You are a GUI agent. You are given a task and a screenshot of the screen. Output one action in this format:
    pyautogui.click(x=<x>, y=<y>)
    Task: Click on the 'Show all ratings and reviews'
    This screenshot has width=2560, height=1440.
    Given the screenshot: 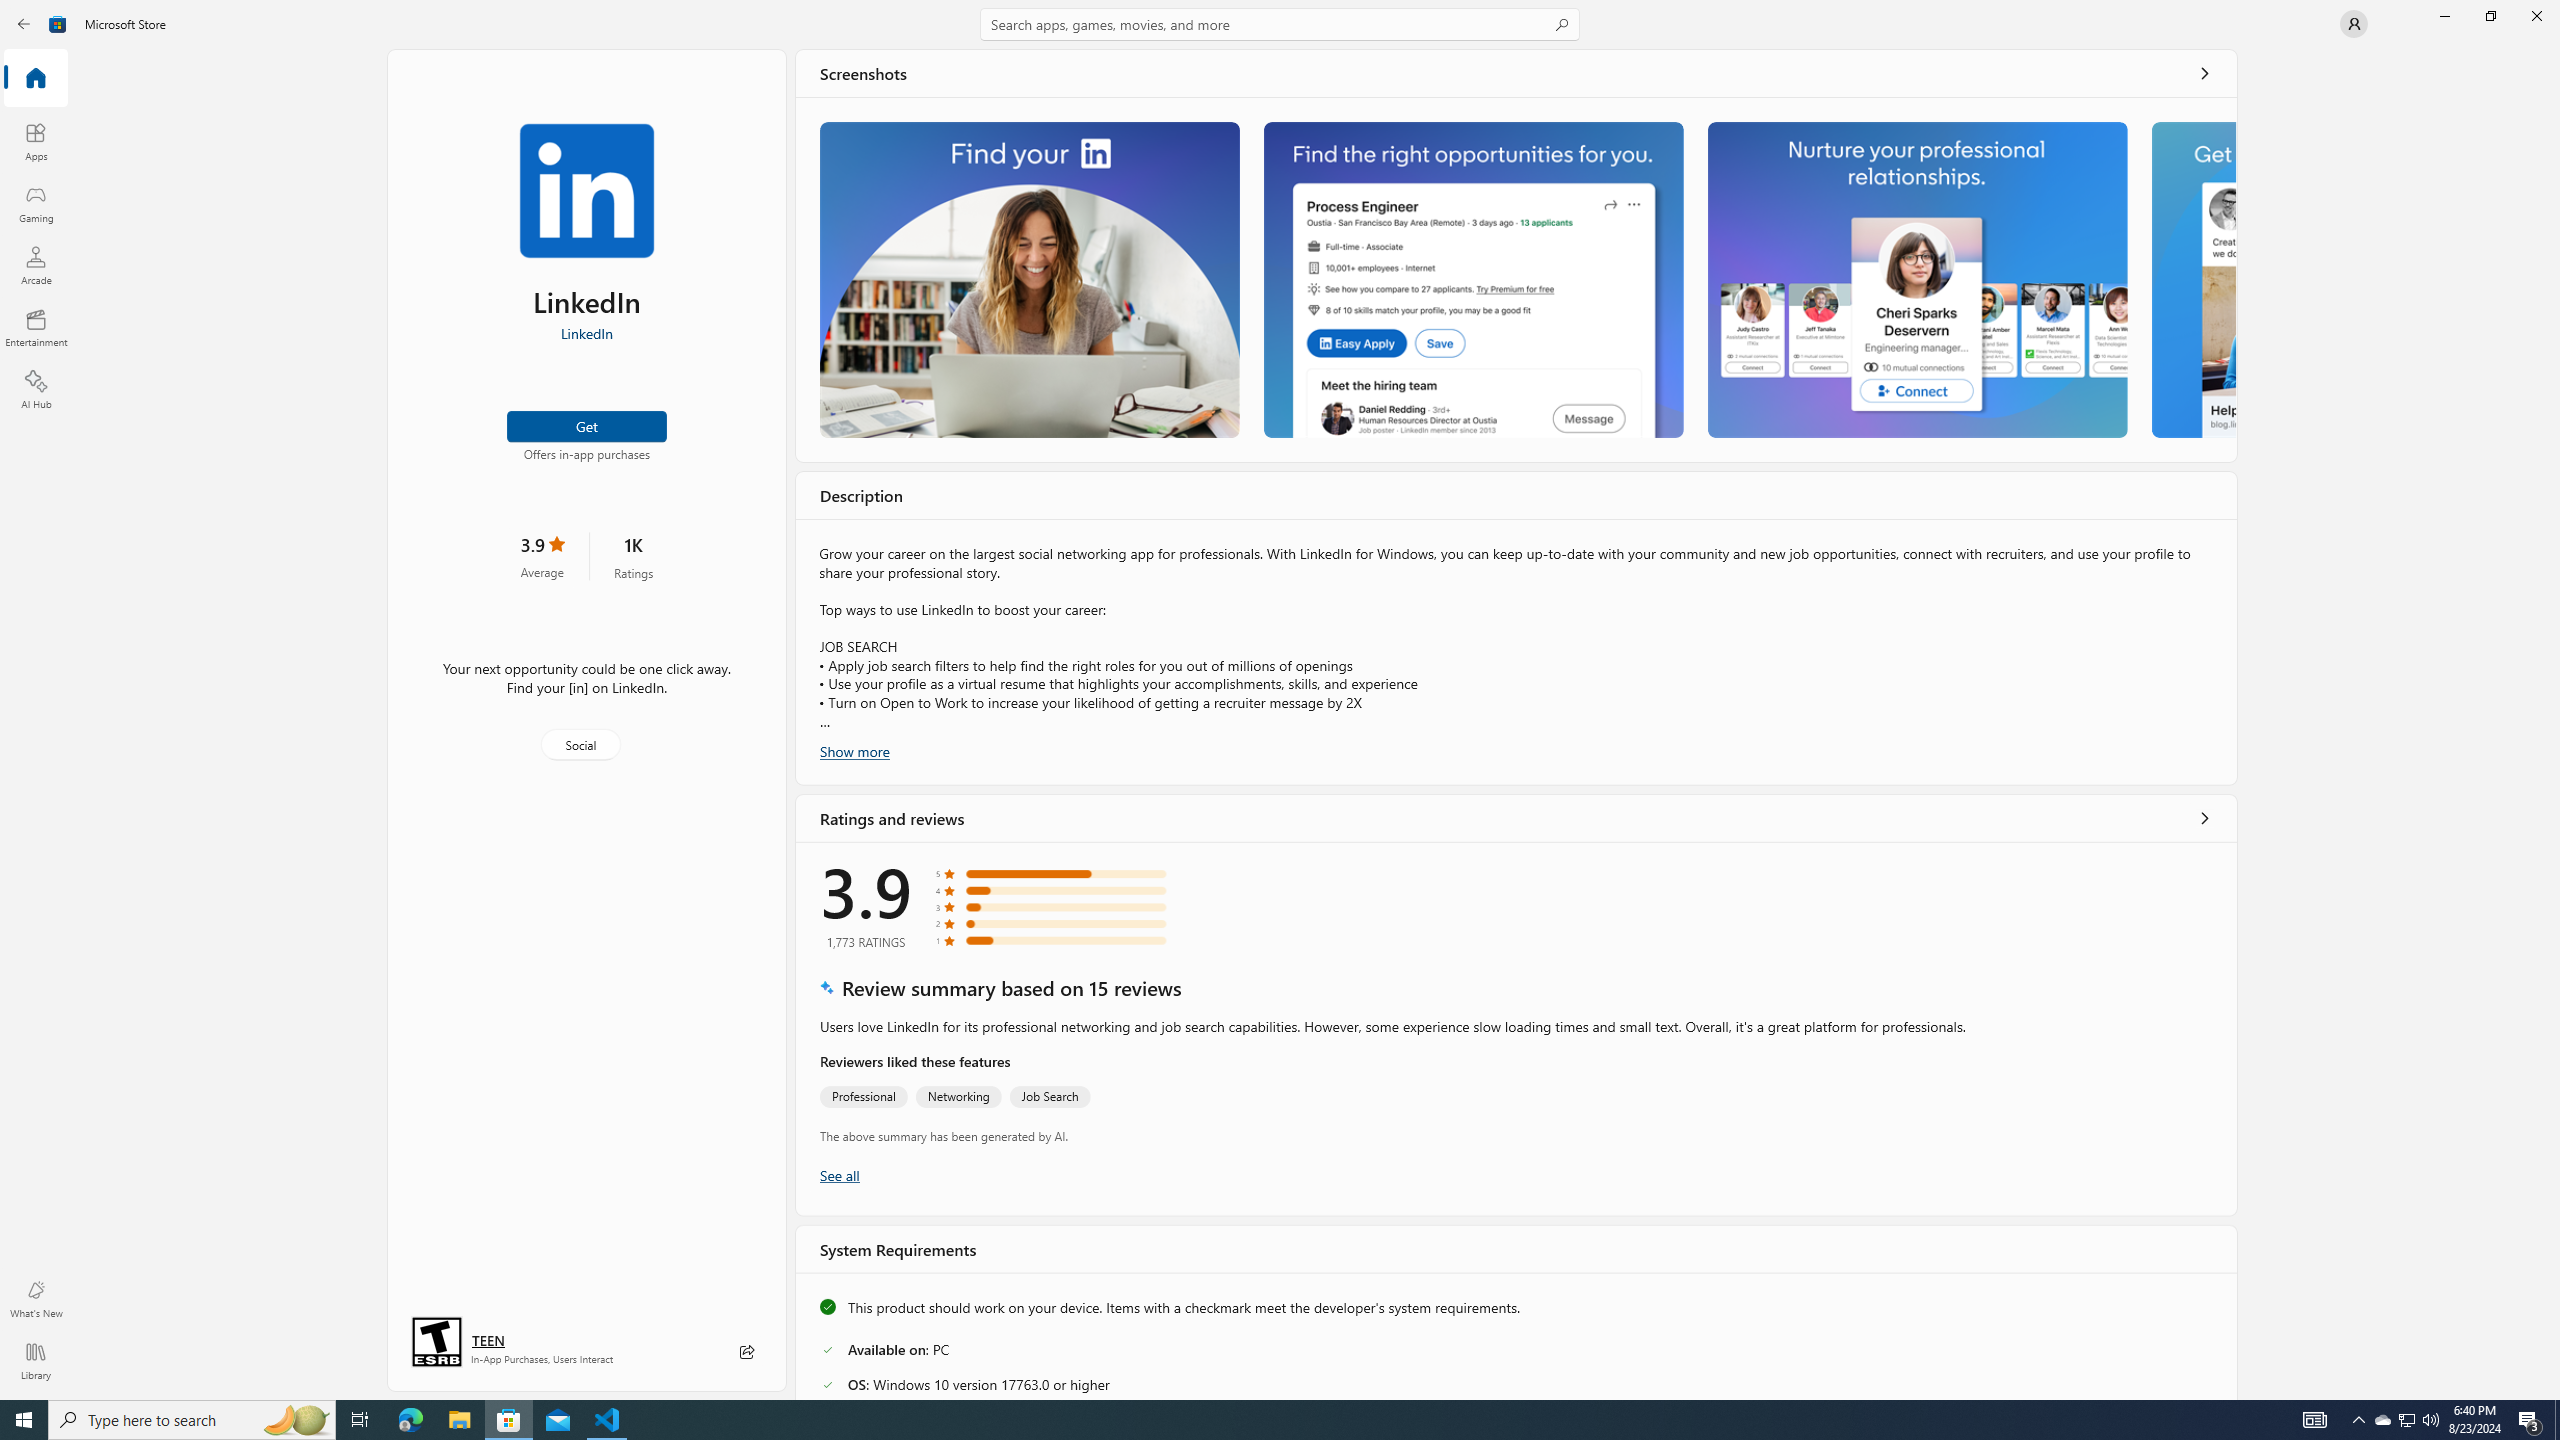 What is the action you would take?
    pyautogui.click(x=839, y=1173)
    